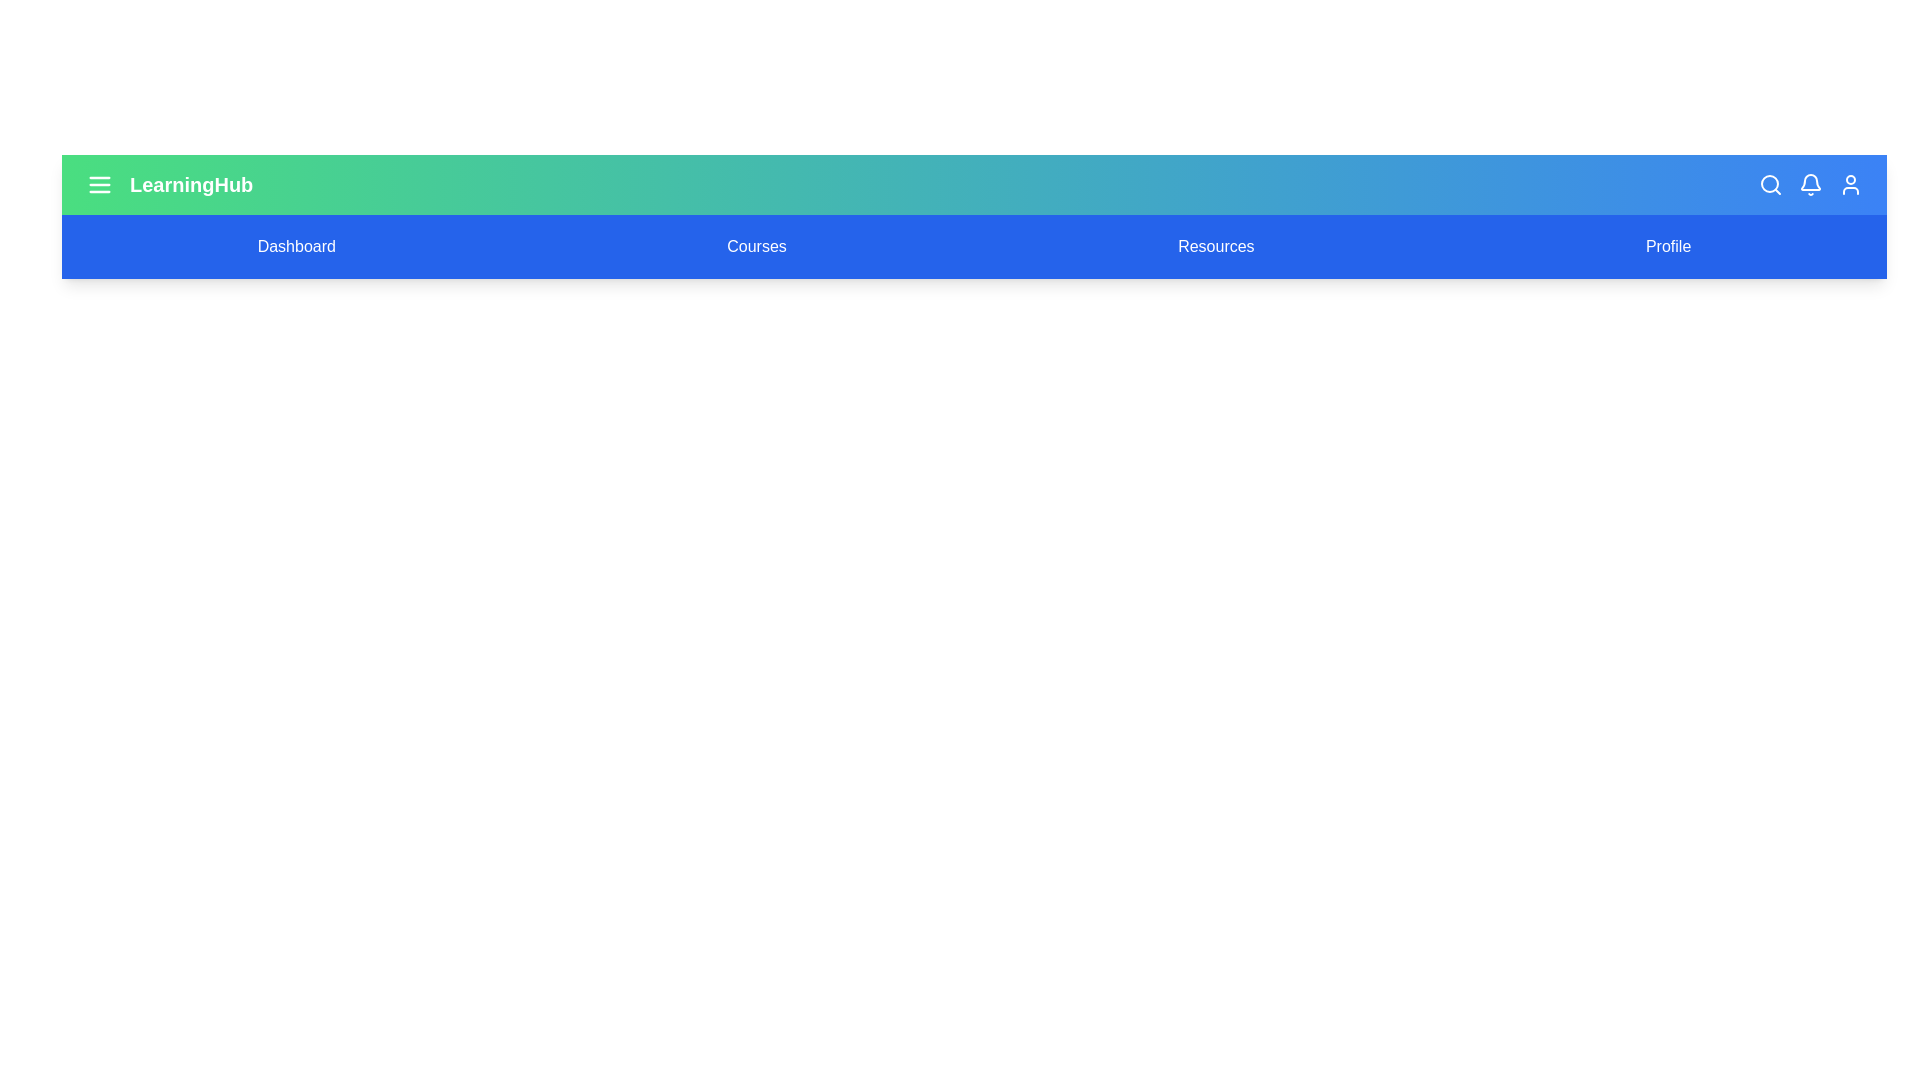  I want to click on the search icon to initiate a search, so click(1771, 185).